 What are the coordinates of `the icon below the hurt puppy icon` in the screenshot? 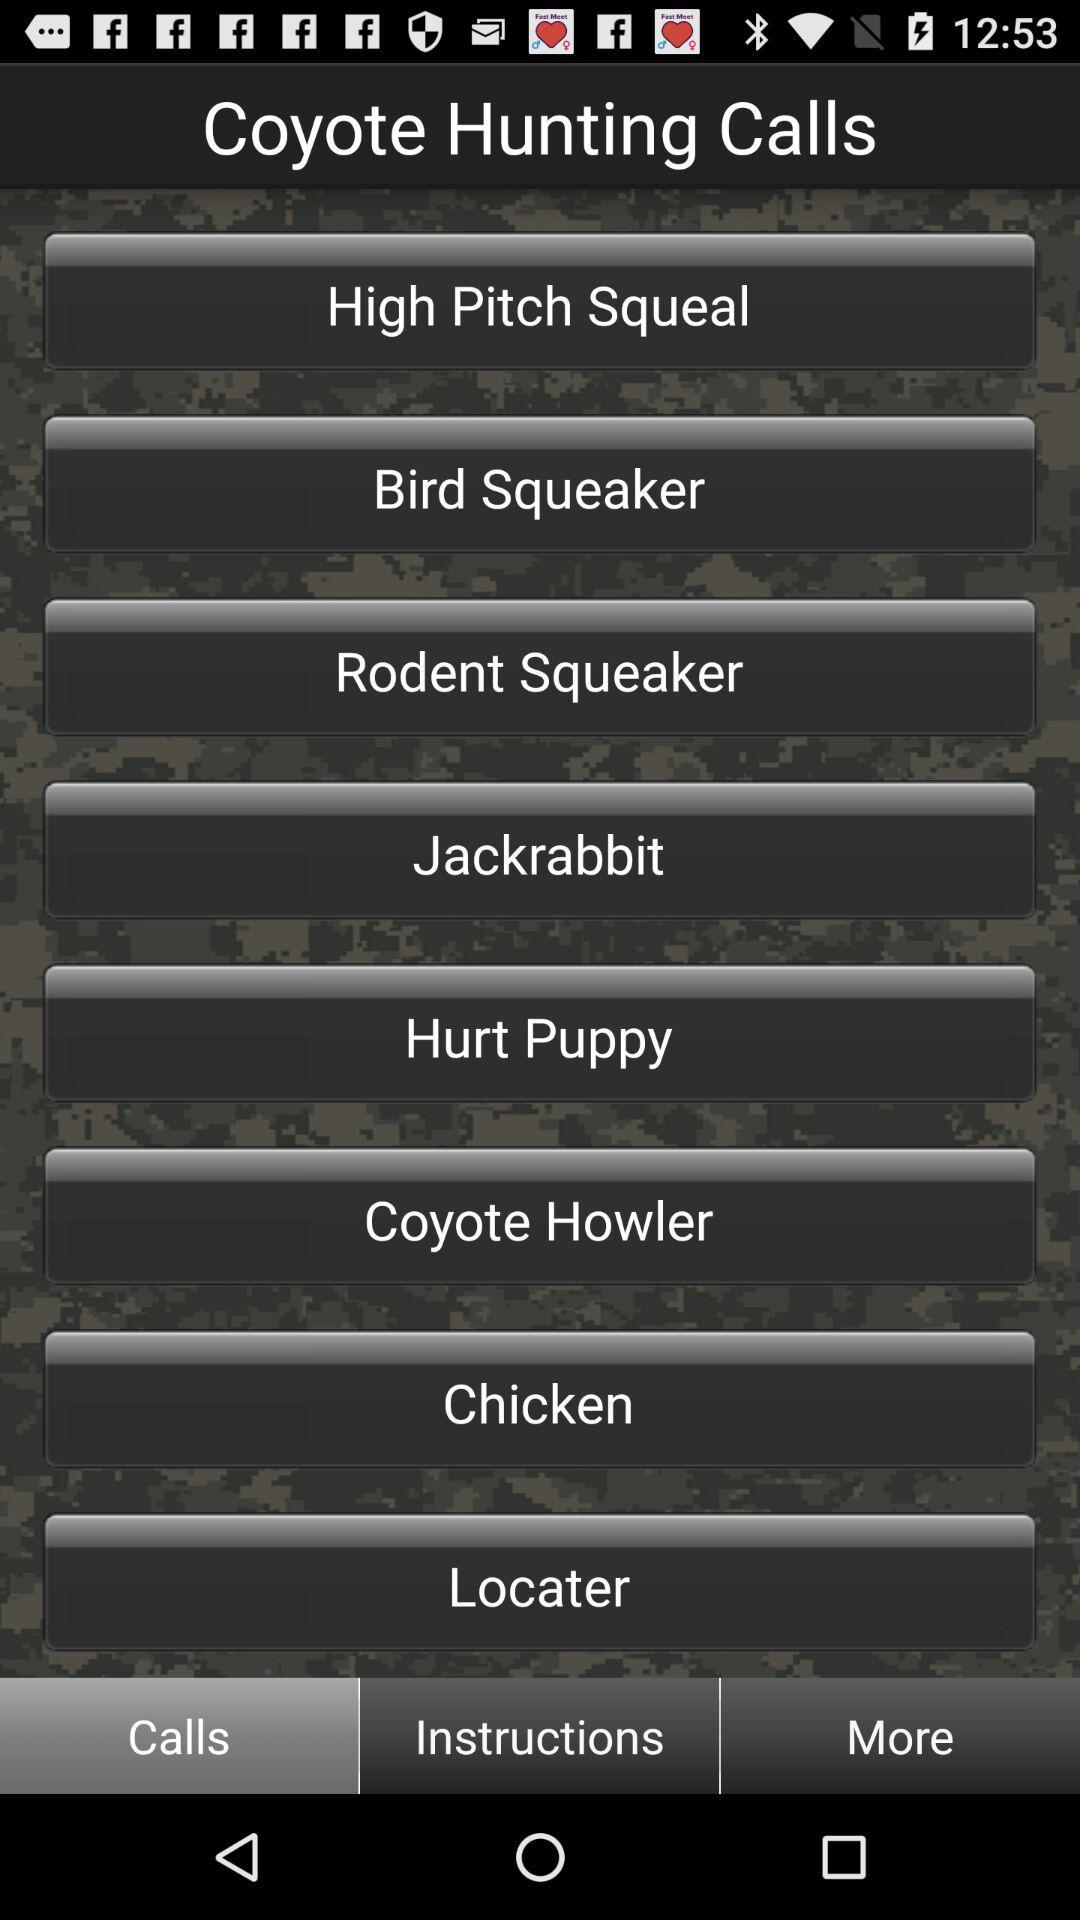 It's located at (540, 1215).